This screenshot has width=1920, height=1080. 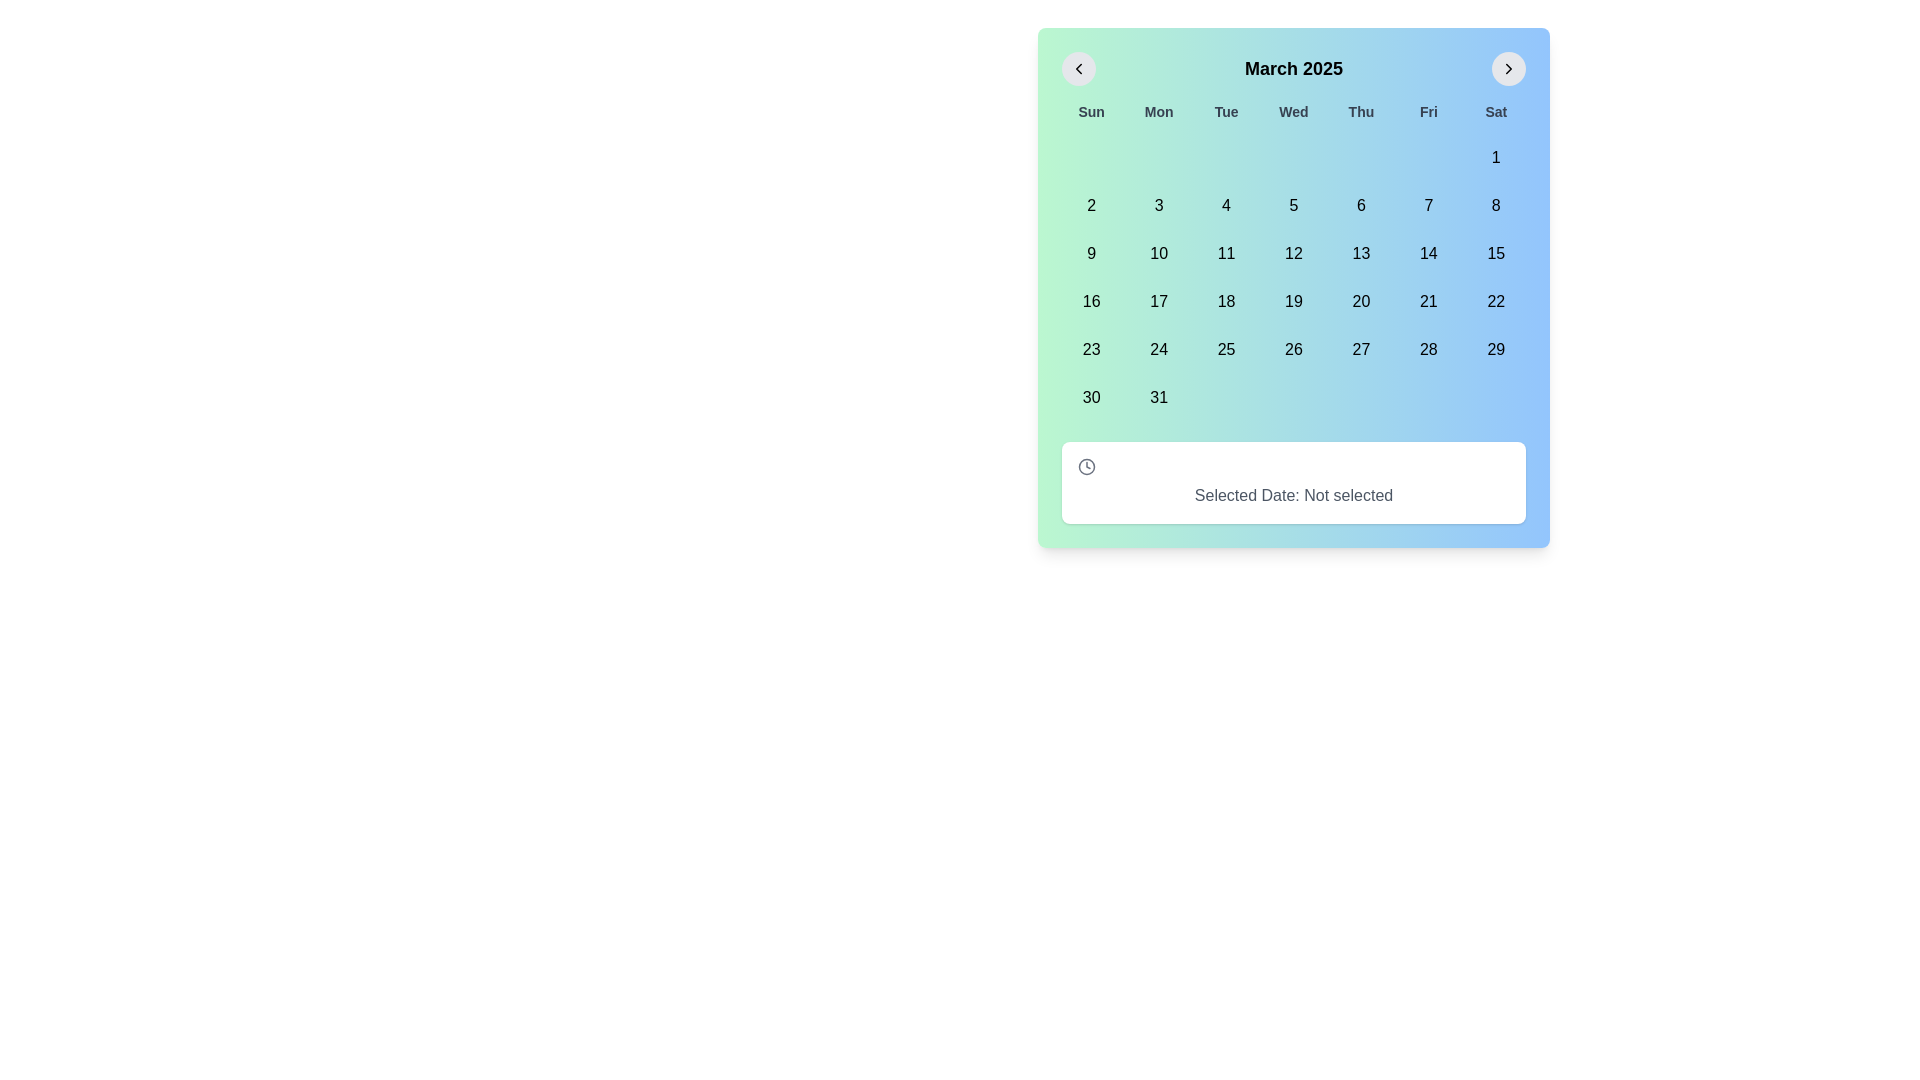 What do you see at coordinates (1496, 349) in the screenshot?
I see `the button representing the date 29 in the March 2025 calendar` at bounding box center [1496, 349].